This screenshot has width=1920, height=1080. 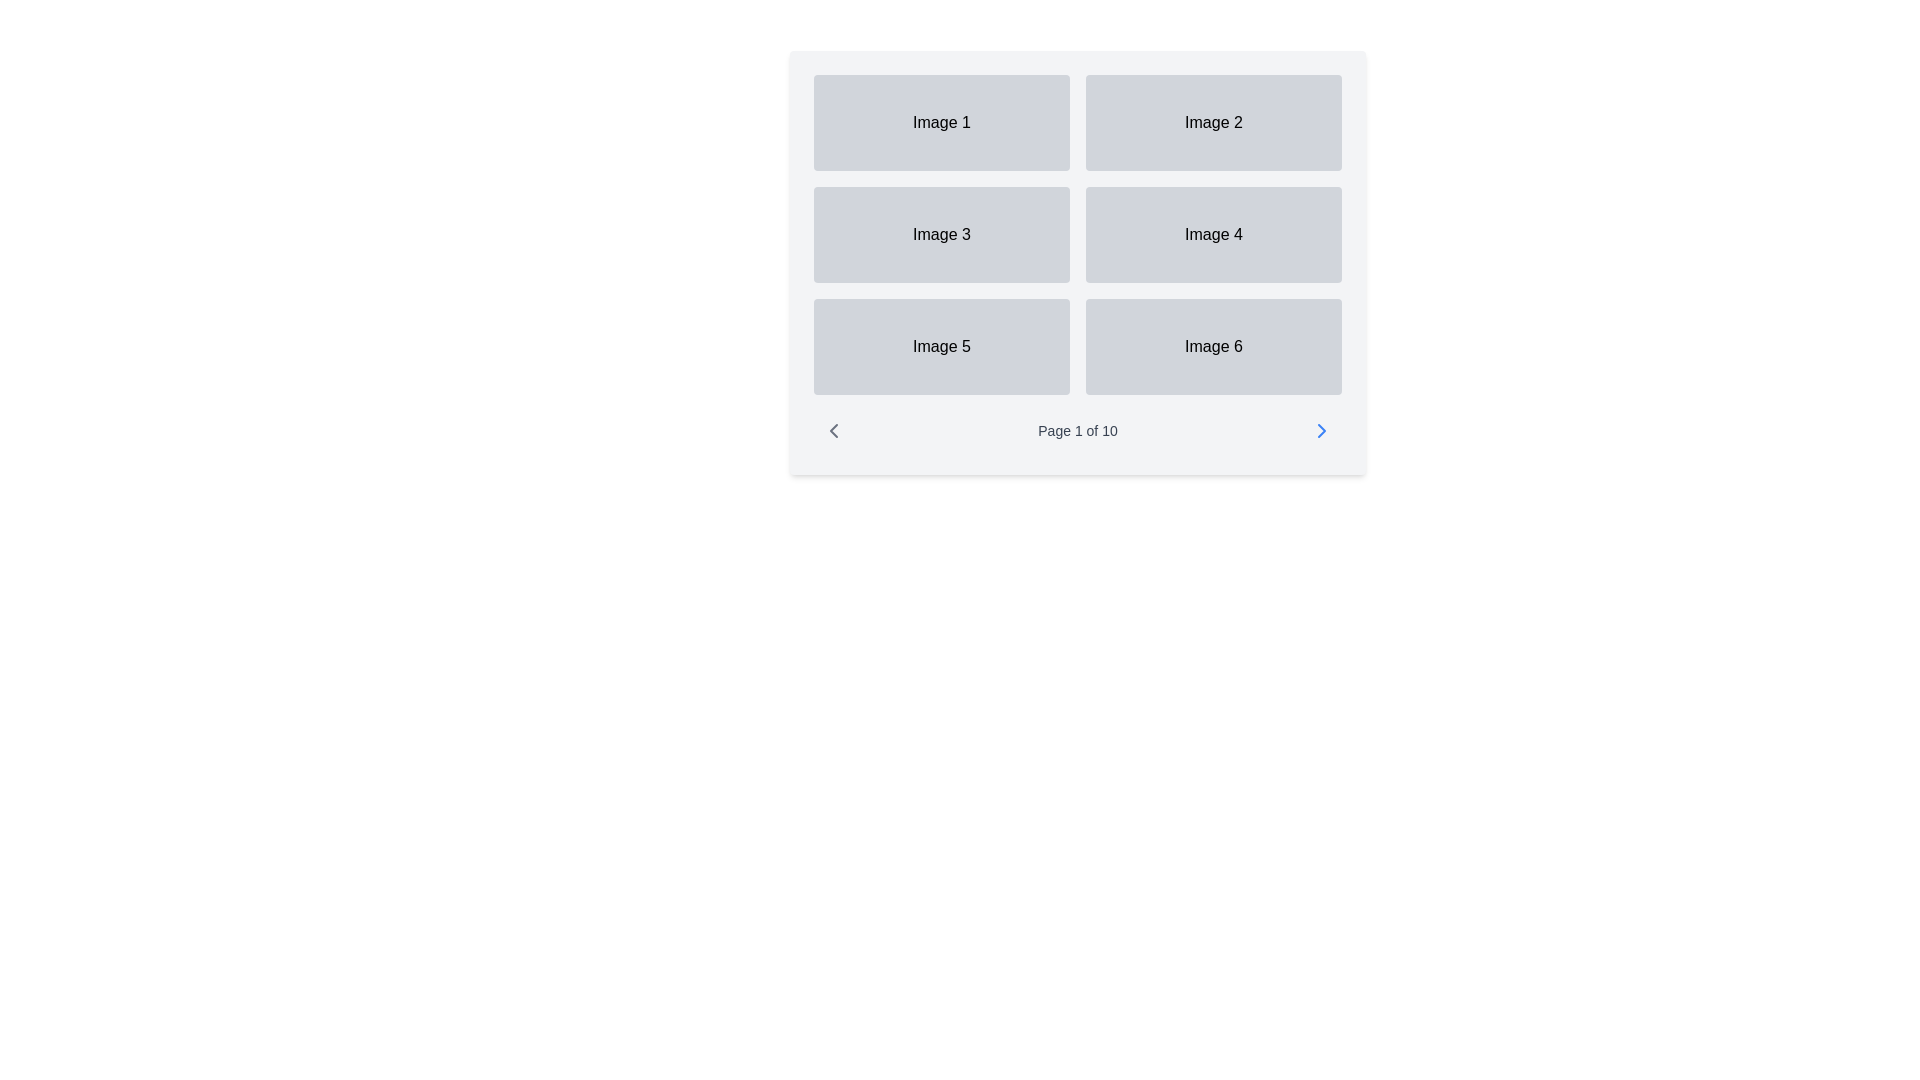 I want to click on the Icon button located in the bottom-left corner of the card area displaying image previews for keyboard navigation, so click(x=834, y=430).